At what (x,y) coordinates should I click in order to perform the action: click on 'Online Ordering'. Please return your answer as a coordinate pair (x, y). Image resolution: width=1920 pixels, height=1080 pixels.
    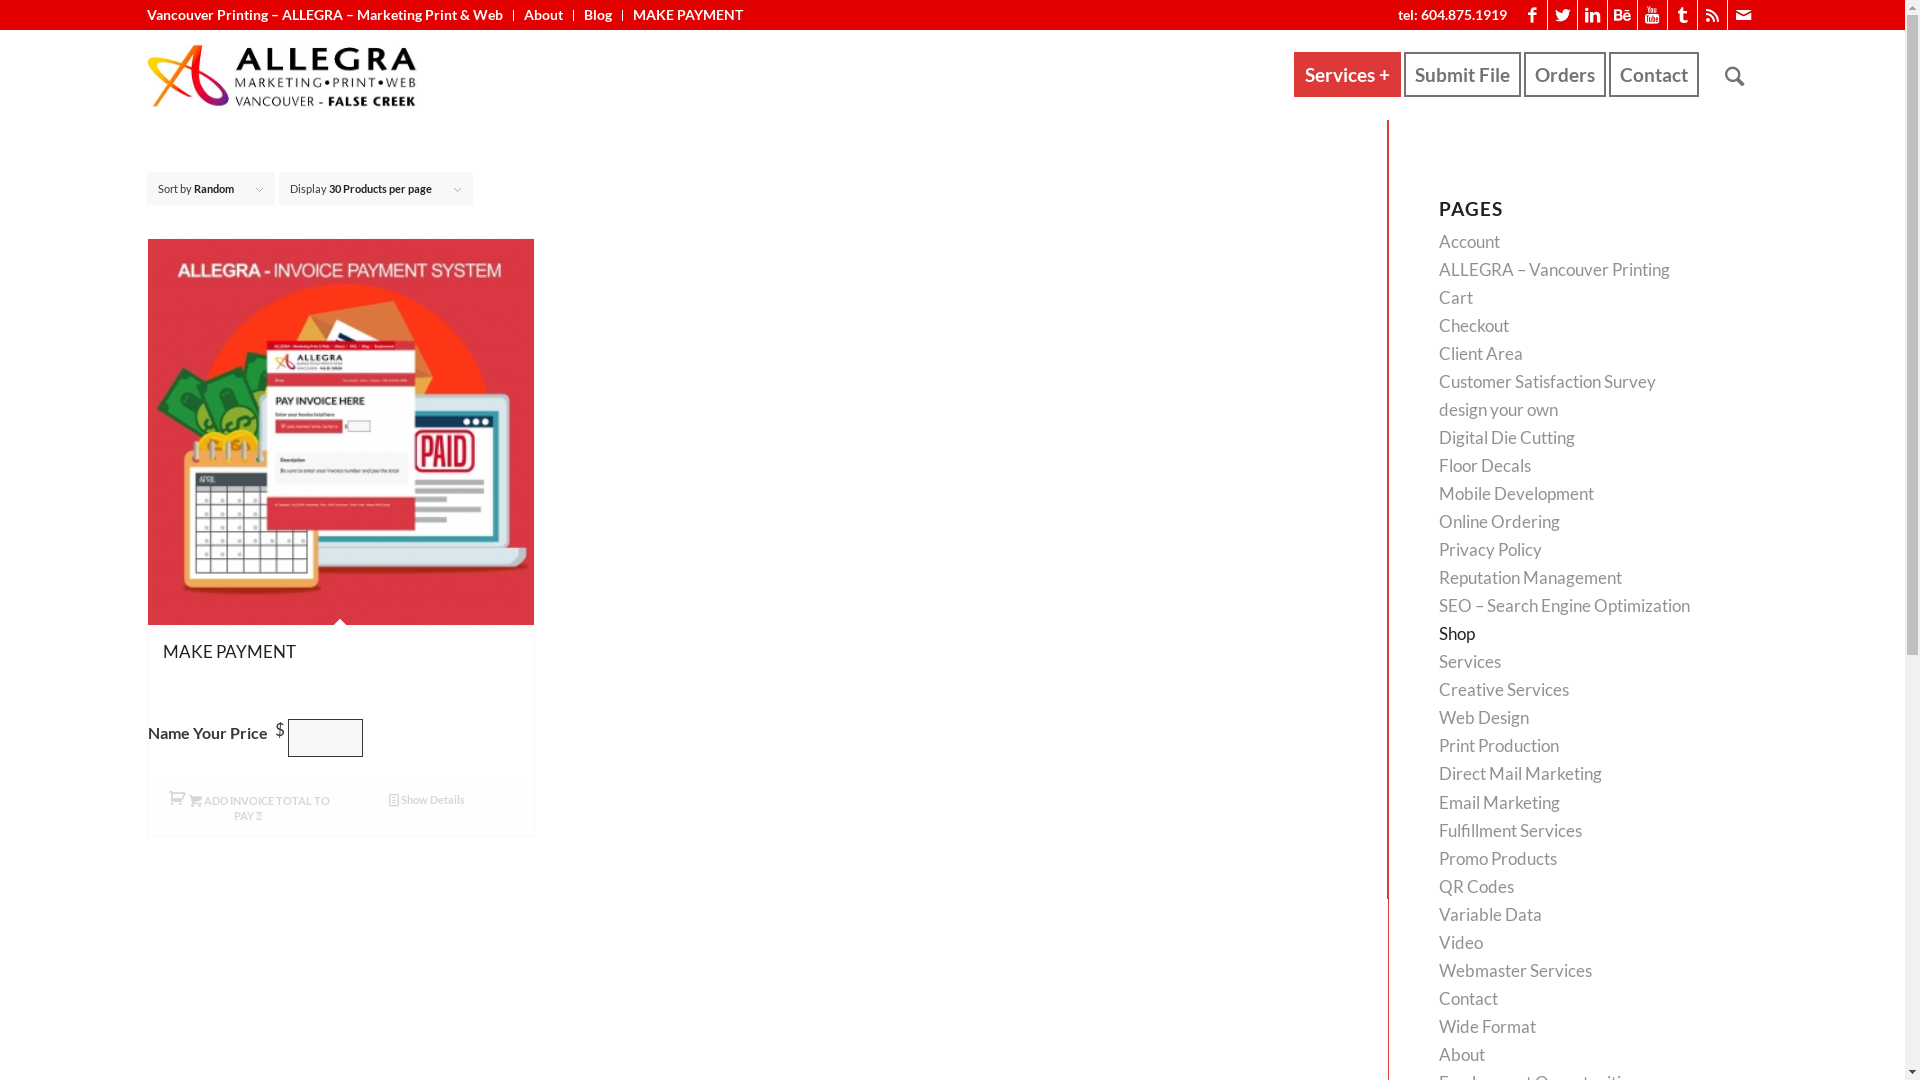
    Looking at the image, I should click on (1499, 520).